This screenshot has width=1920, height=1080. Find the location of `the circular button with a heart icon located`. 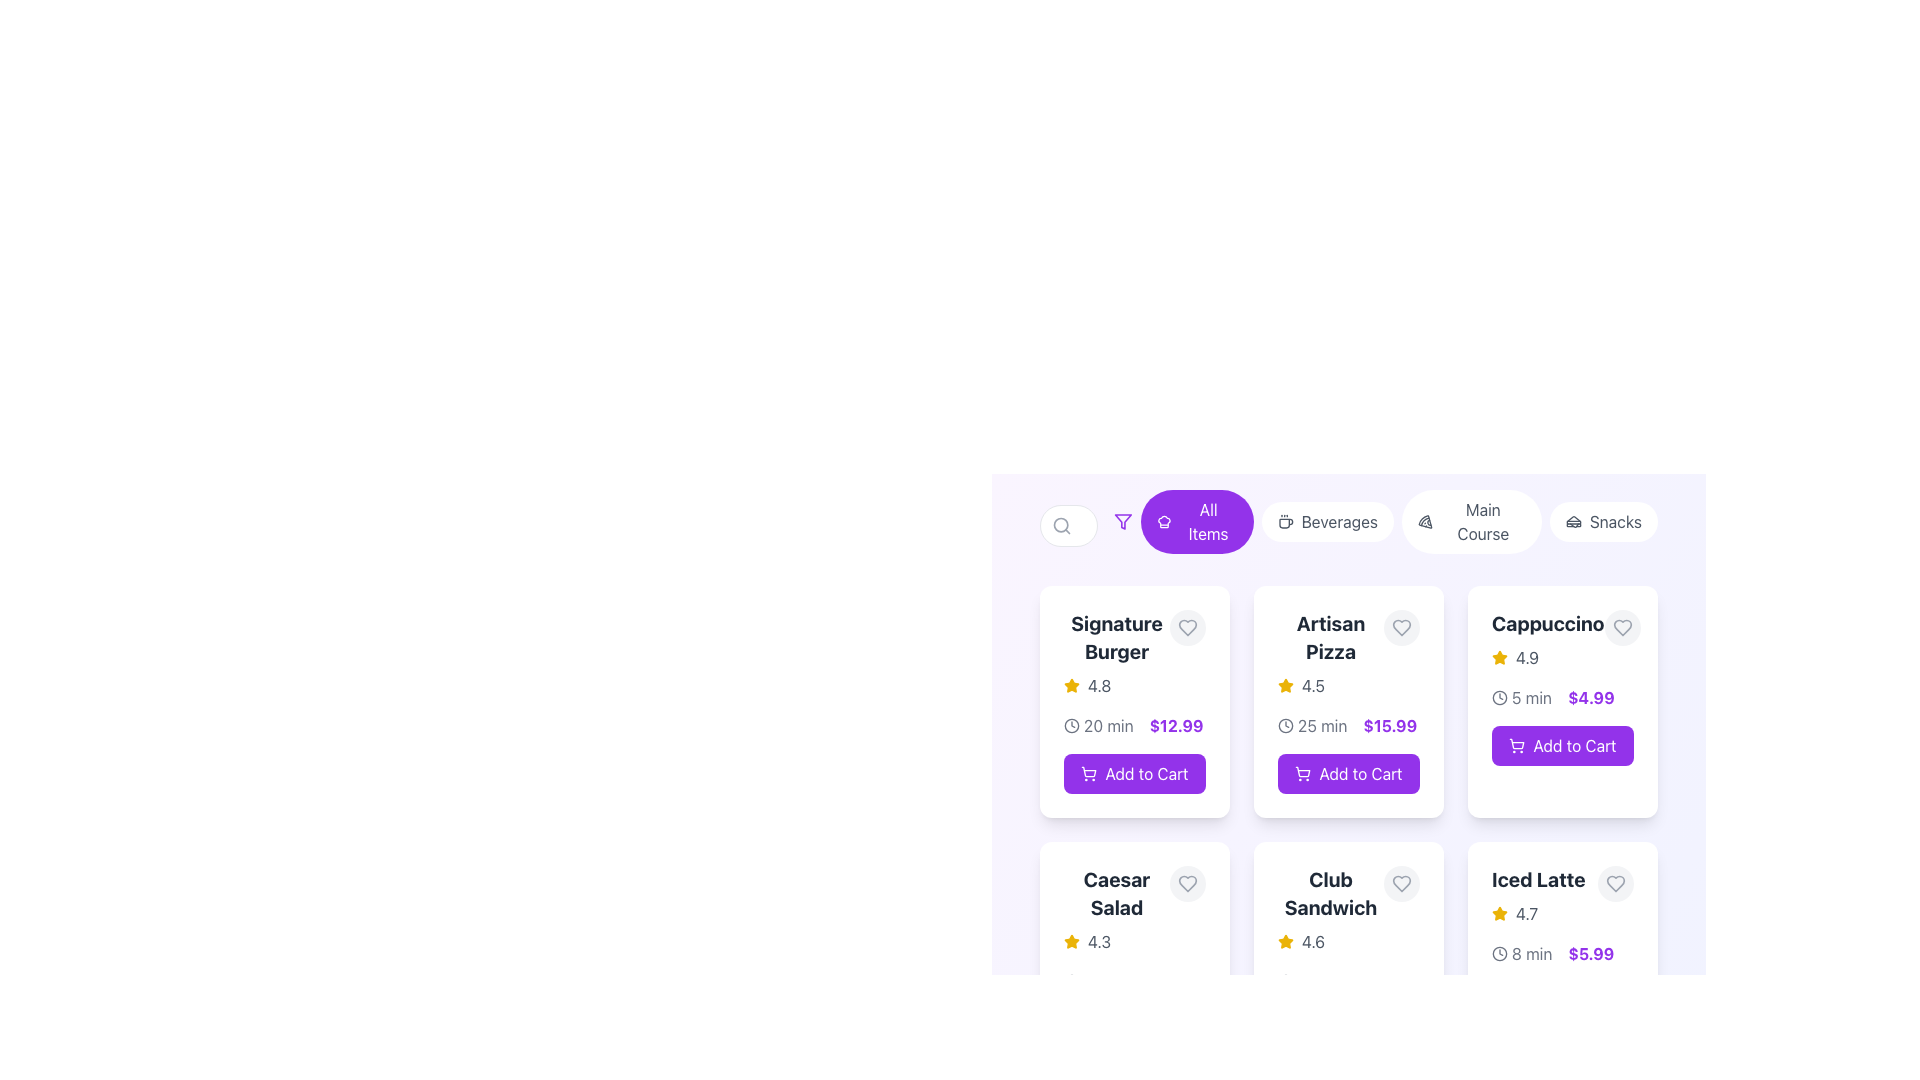

the circular button with a heart icon located is located at coordinates (1188, 882).